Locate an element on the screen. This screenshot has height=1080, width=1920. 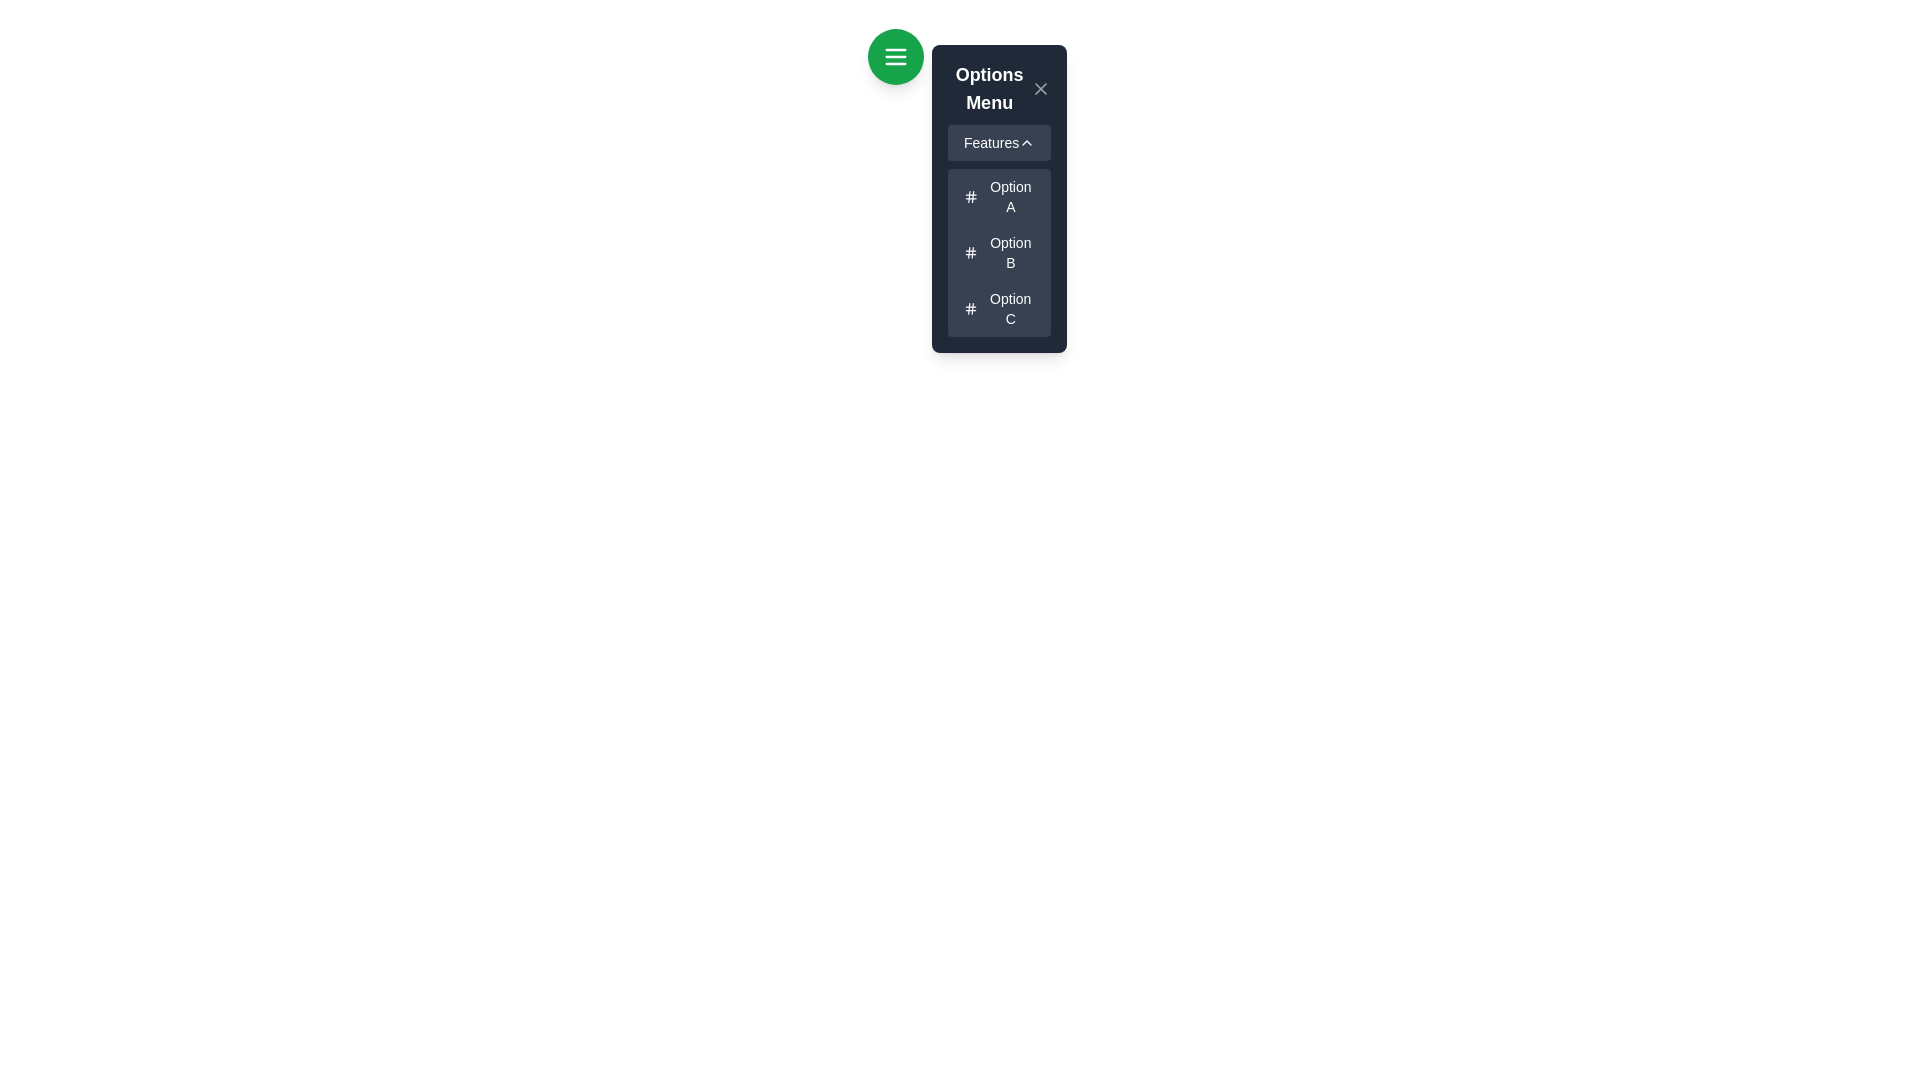
the 'Features' text label styled in white color on a dark gray background, located at the upper section of the 'Options Menu' panel is located at coordinates (991, 141).